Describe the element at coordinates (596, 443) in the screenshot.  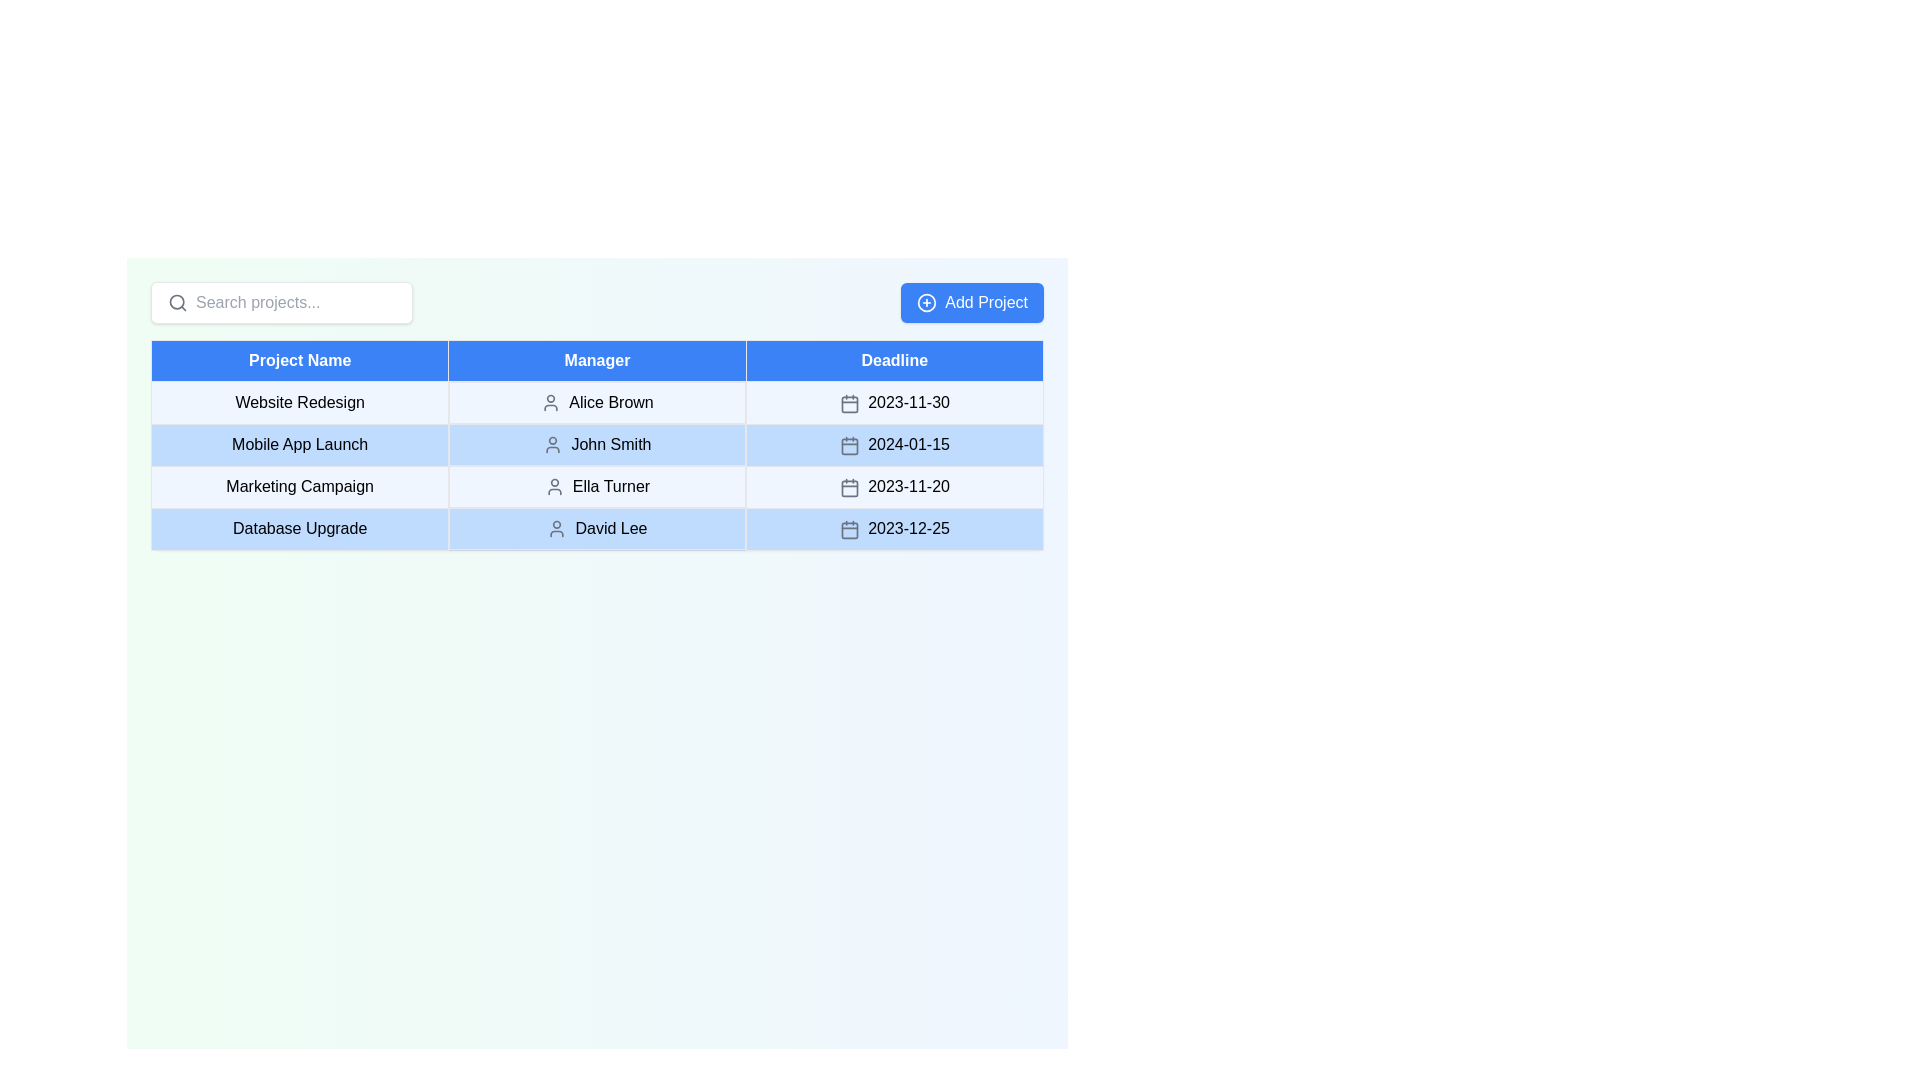
I see `the Text Cell with Icon displaying 'John Smith' in the Manager column` at that location.